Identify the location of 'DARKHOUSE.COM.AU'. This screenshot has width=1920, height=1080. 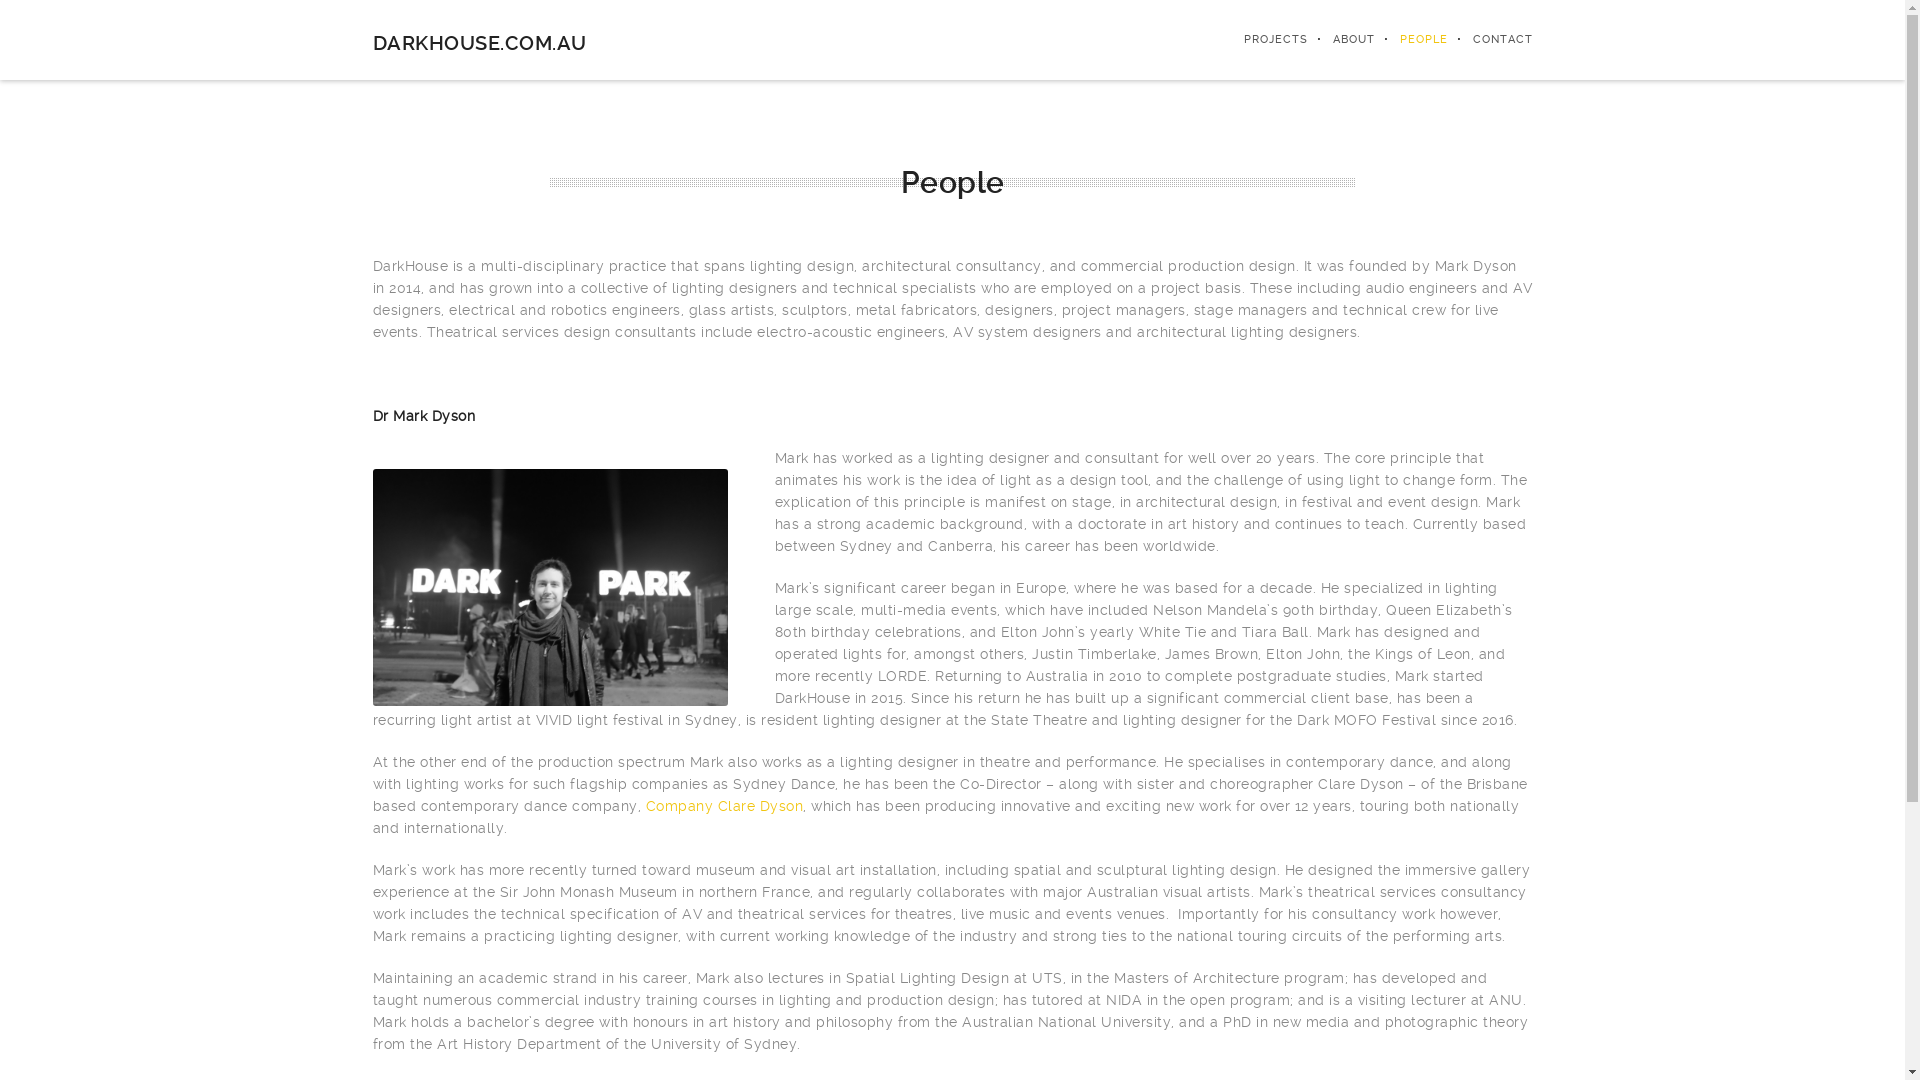
(478, 42).